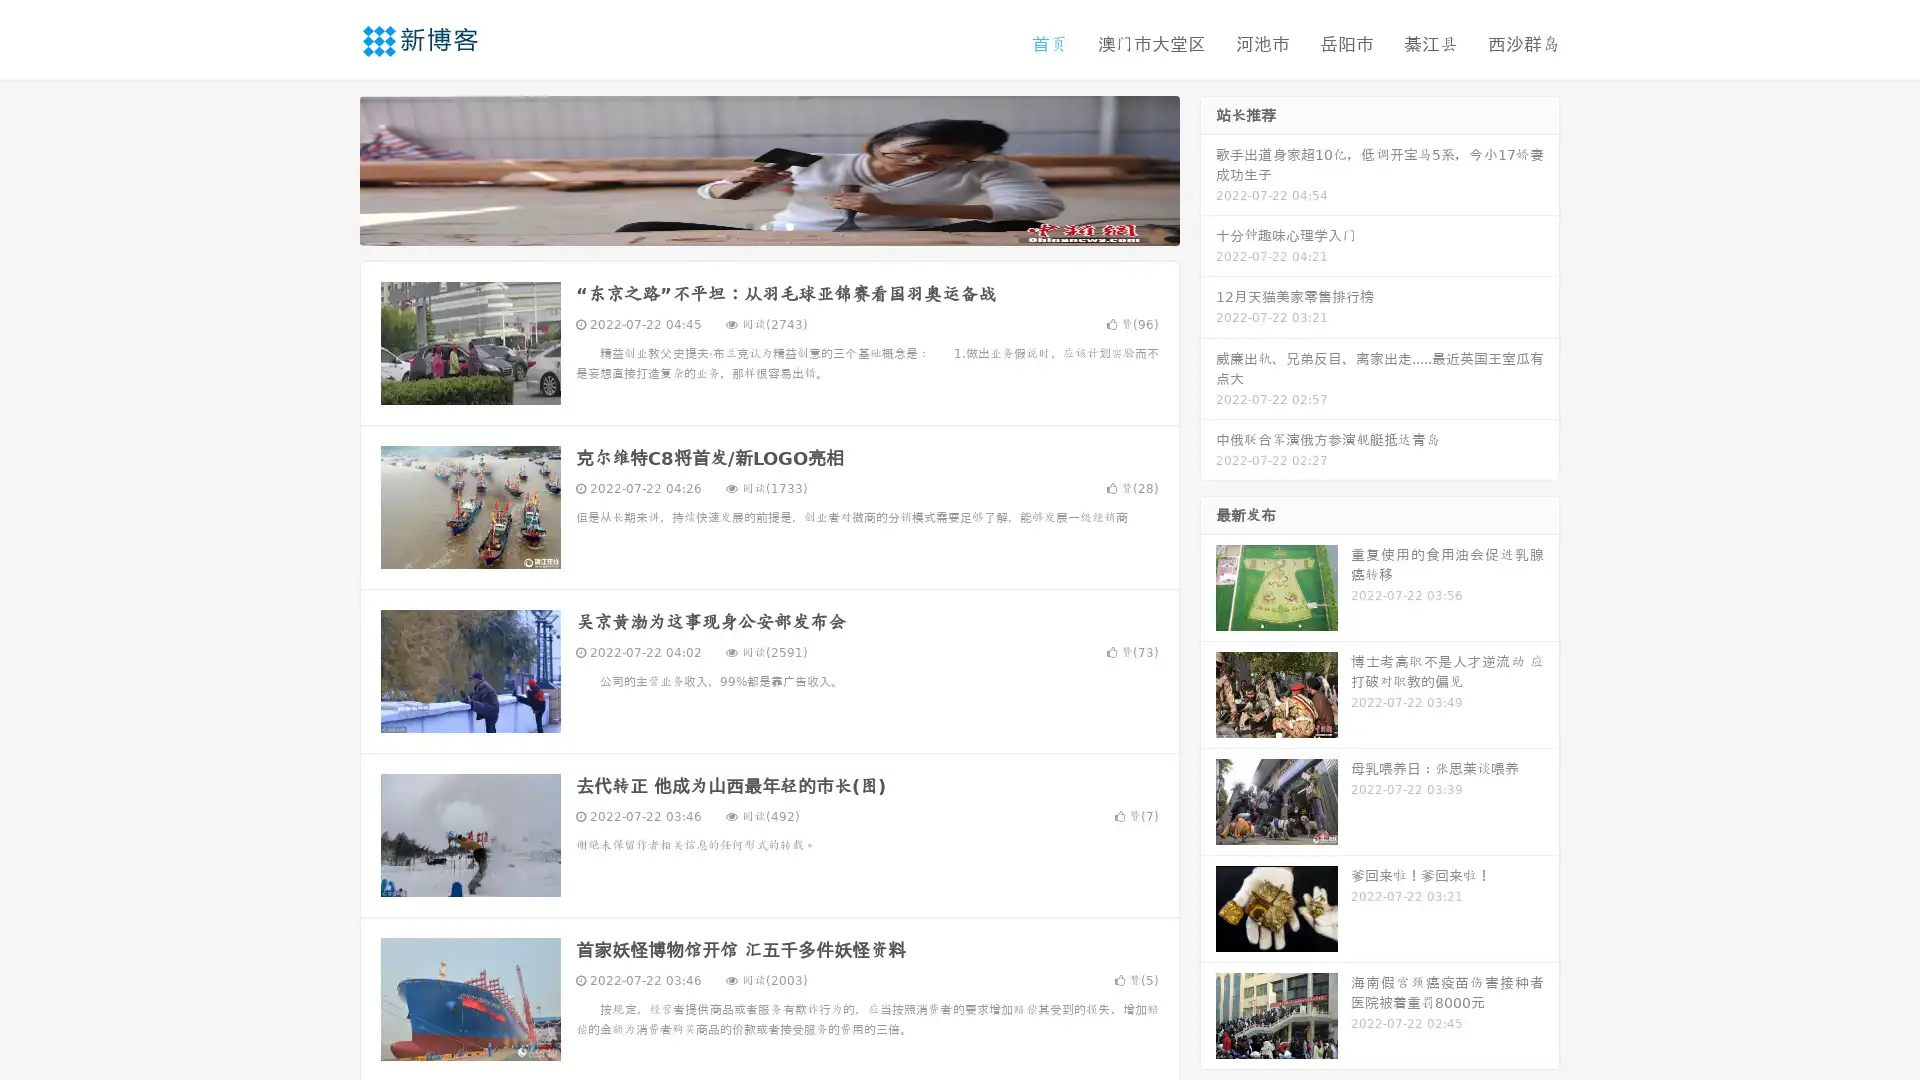 This screenshot has height=1080, width=1920. Describe the element at coordinates (748, 225) in the screenshot. I see `Go to slide 1` at that location.